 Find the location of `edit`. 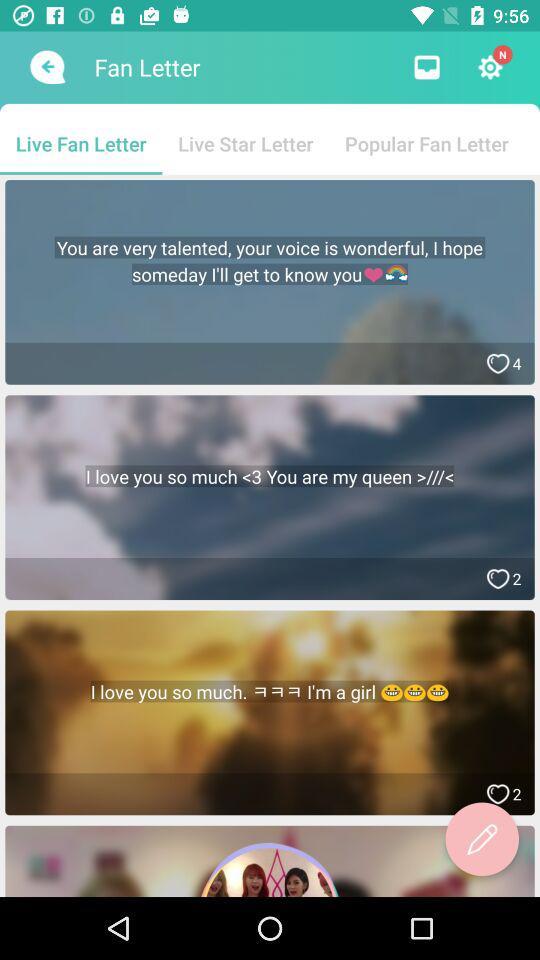

edit is located at coordinates (481, 839).